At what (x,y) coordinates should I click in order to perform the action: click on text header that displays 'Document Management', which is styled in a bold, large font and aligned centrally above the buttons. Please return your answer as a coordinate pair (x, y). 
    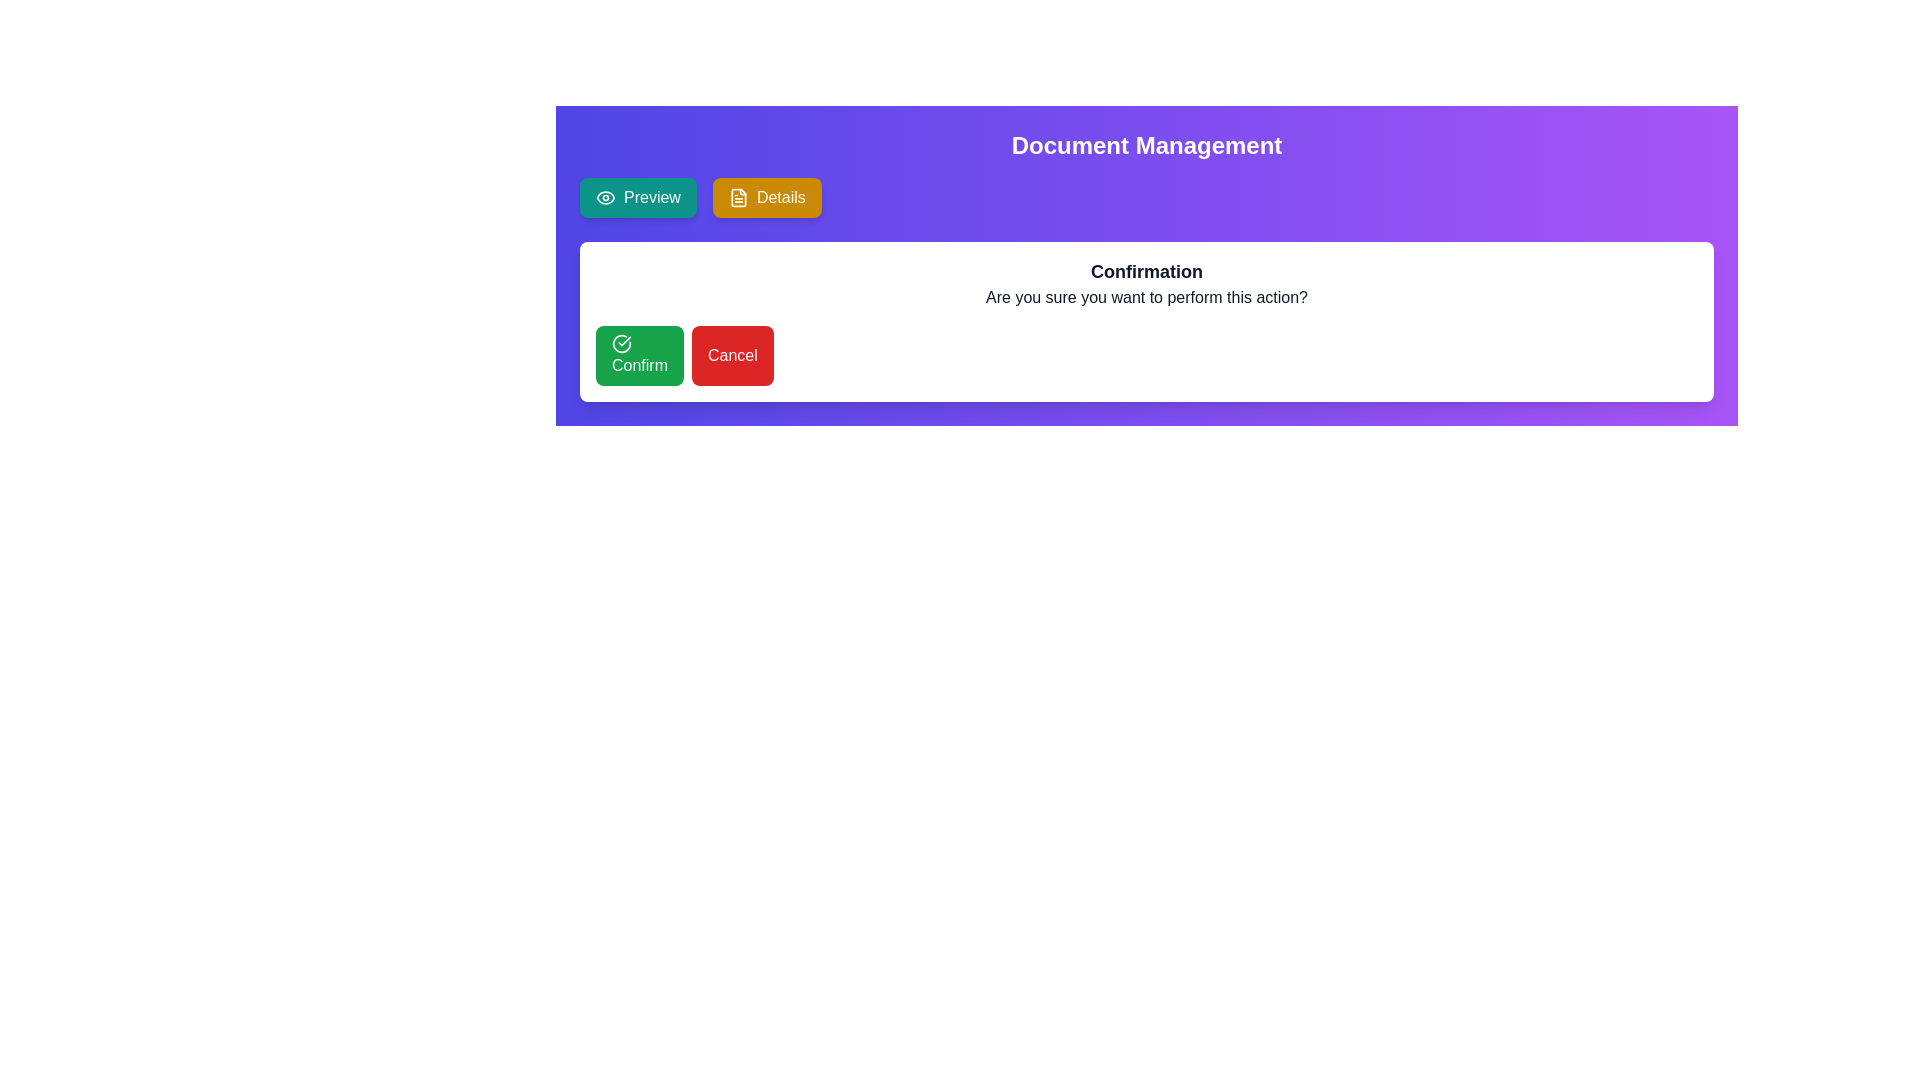
    Looking at the image, I should click on (1147, 145).